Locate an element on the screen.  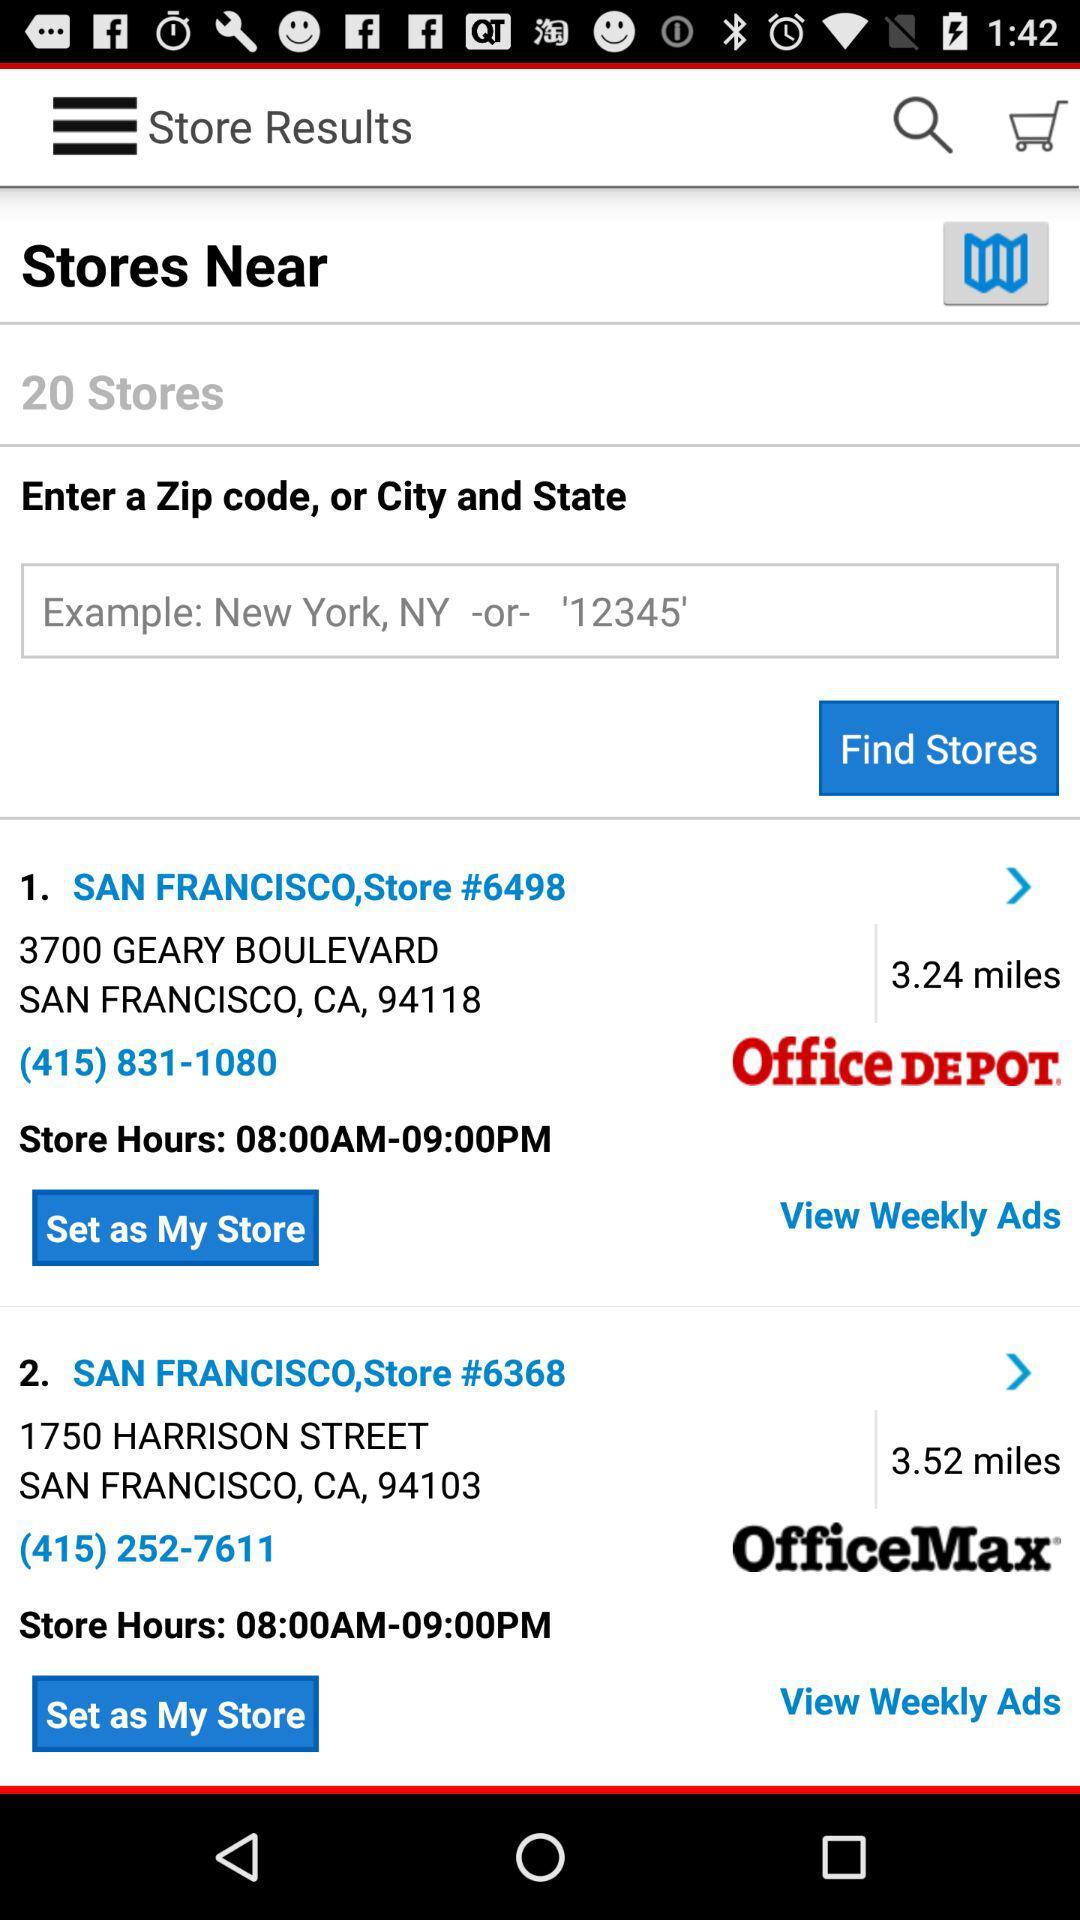
20 stores icon is located at coordinates (540, 391).